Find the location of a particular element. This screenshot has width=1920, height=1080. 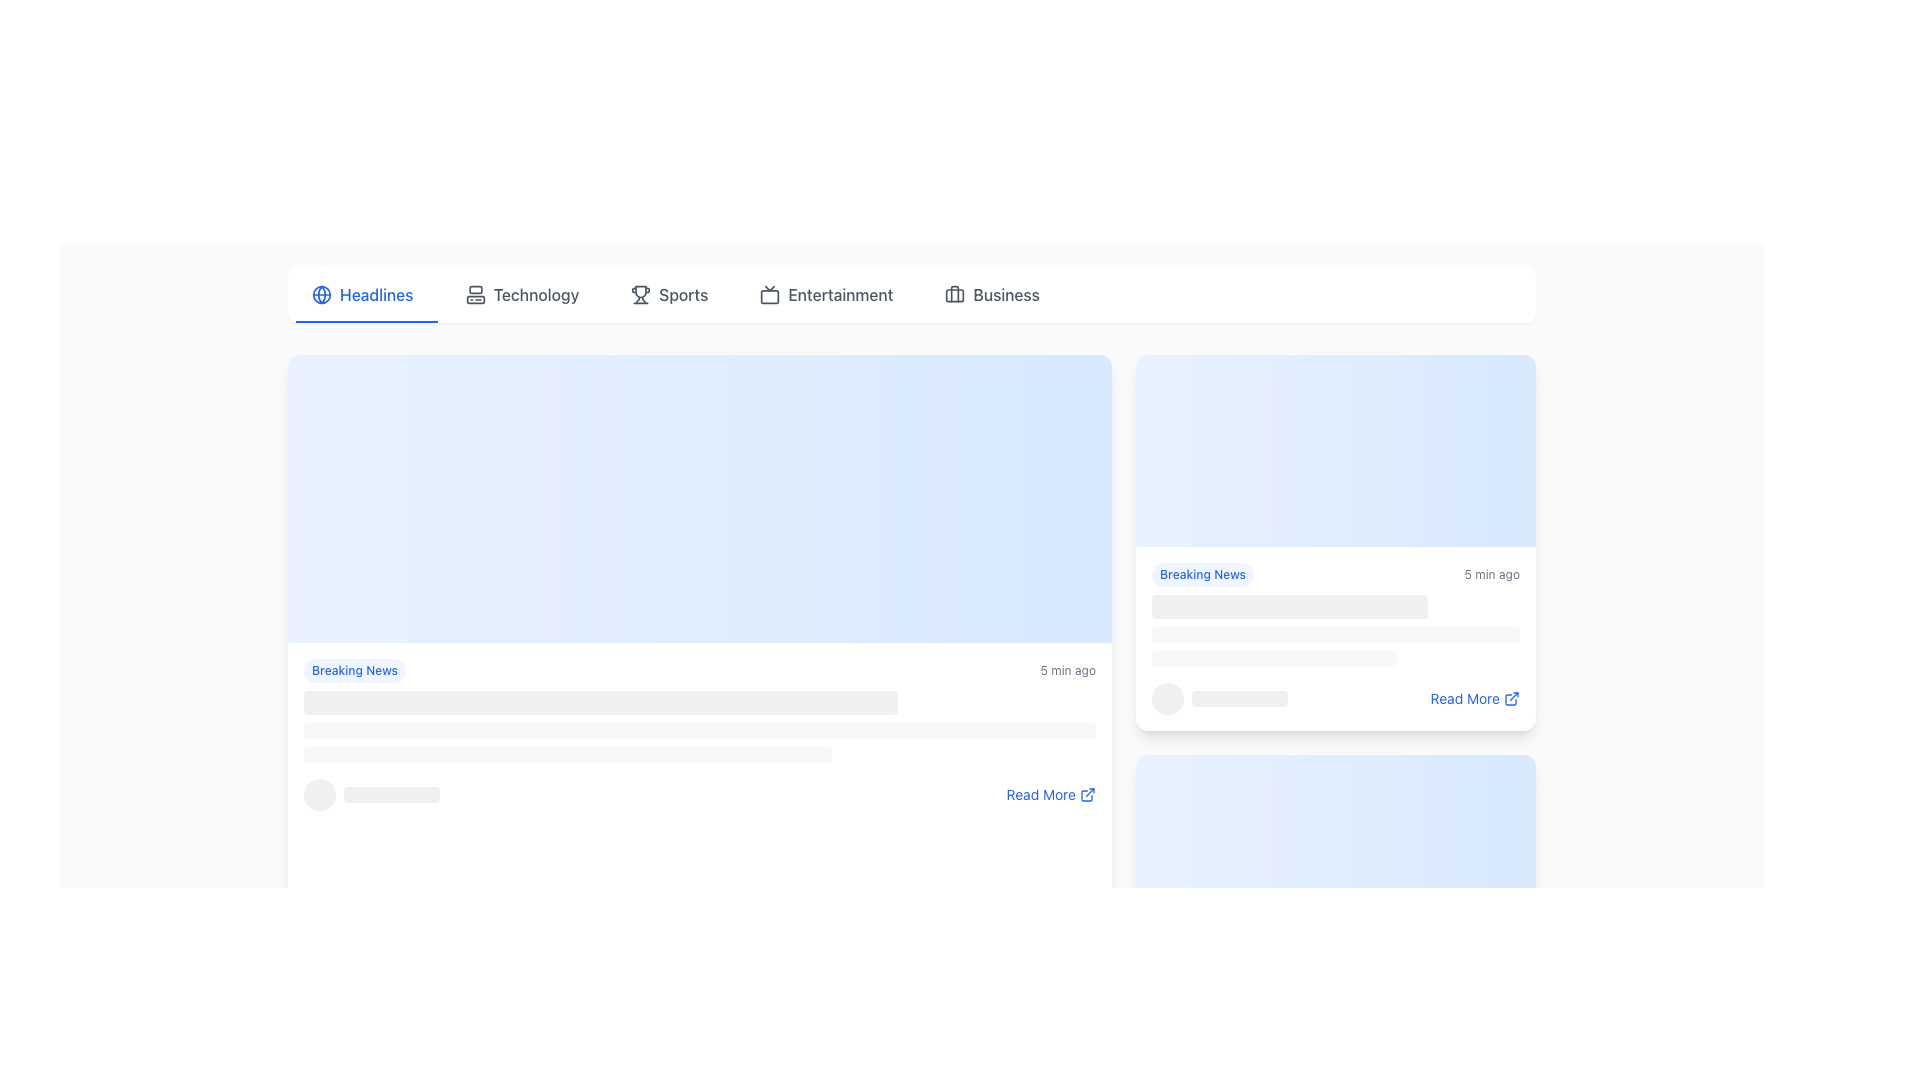

the television icon located in the Entertainment menu, which is styled in a simple line-art design and positioned to the left of the 'Entertainment' label is located at coordinates (769, 294).